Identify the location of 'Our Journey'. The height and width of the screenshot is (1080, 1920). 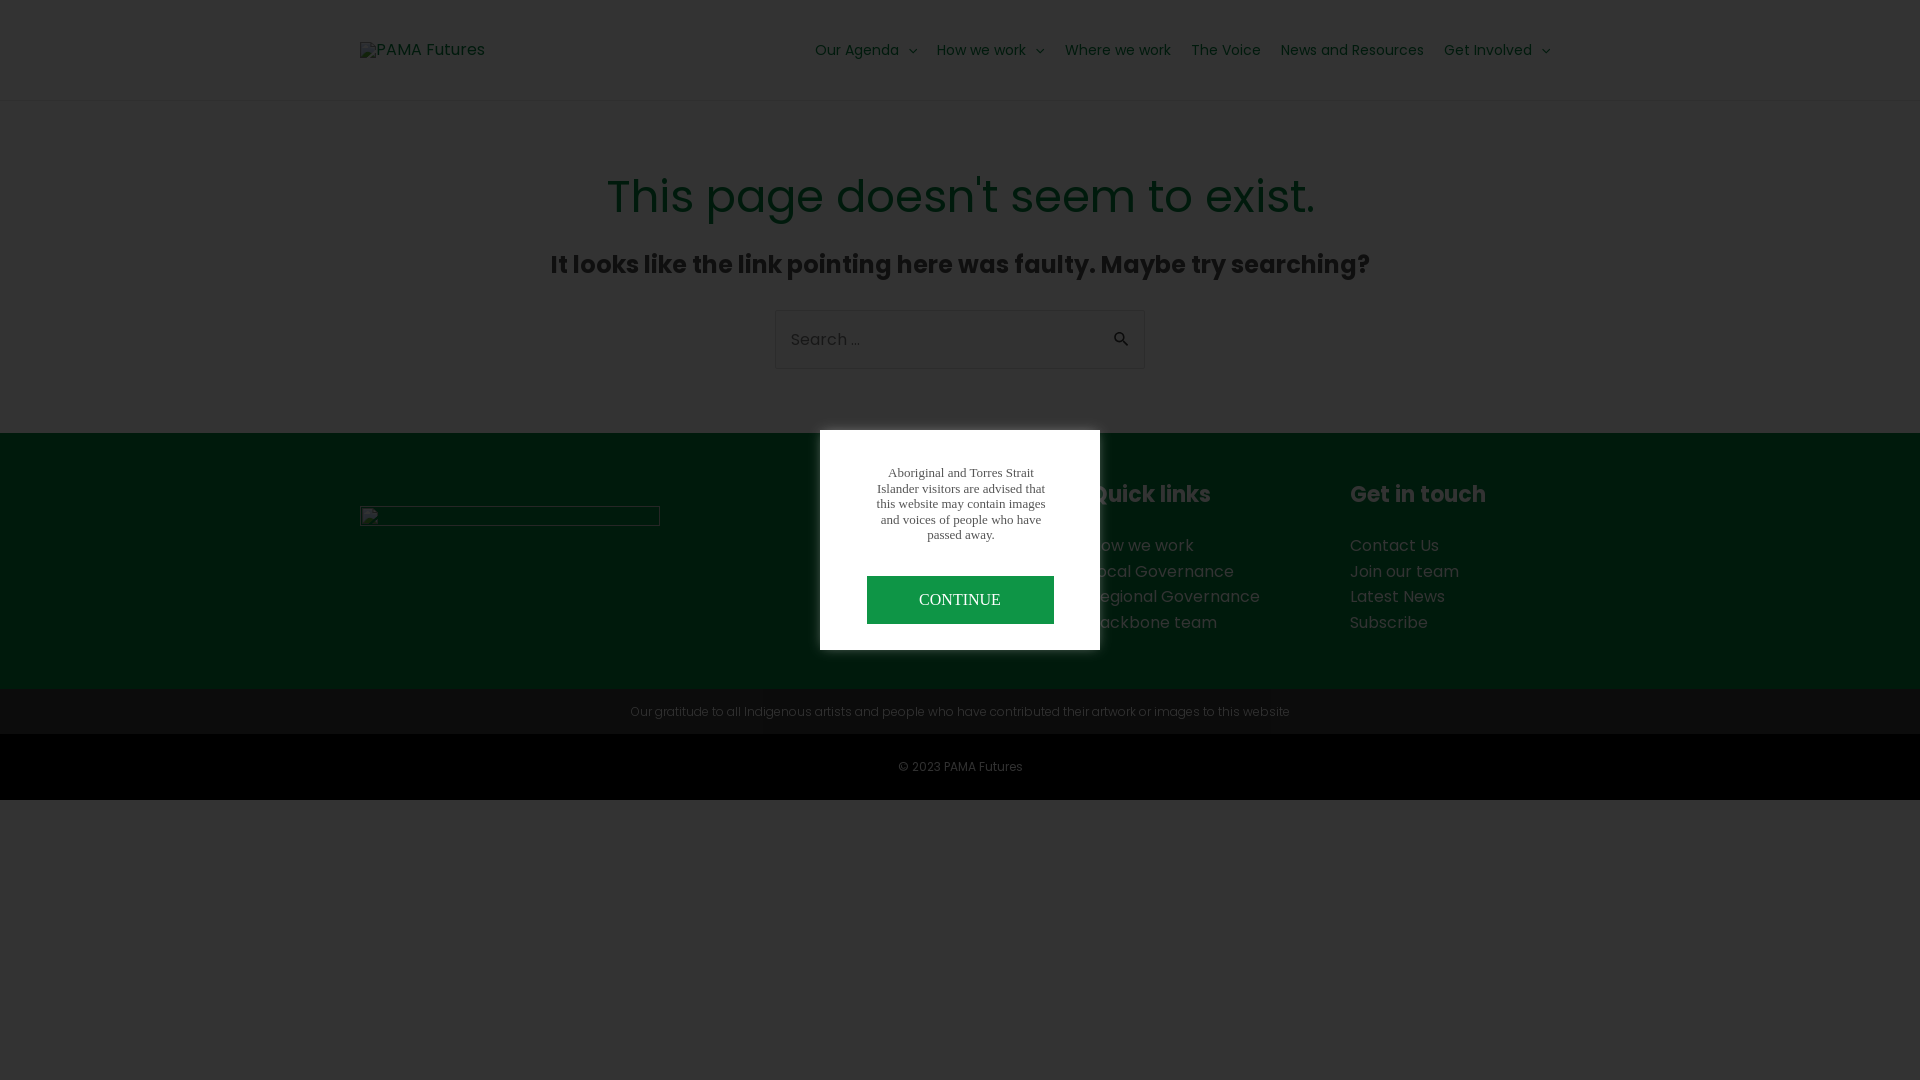
(878, 595).